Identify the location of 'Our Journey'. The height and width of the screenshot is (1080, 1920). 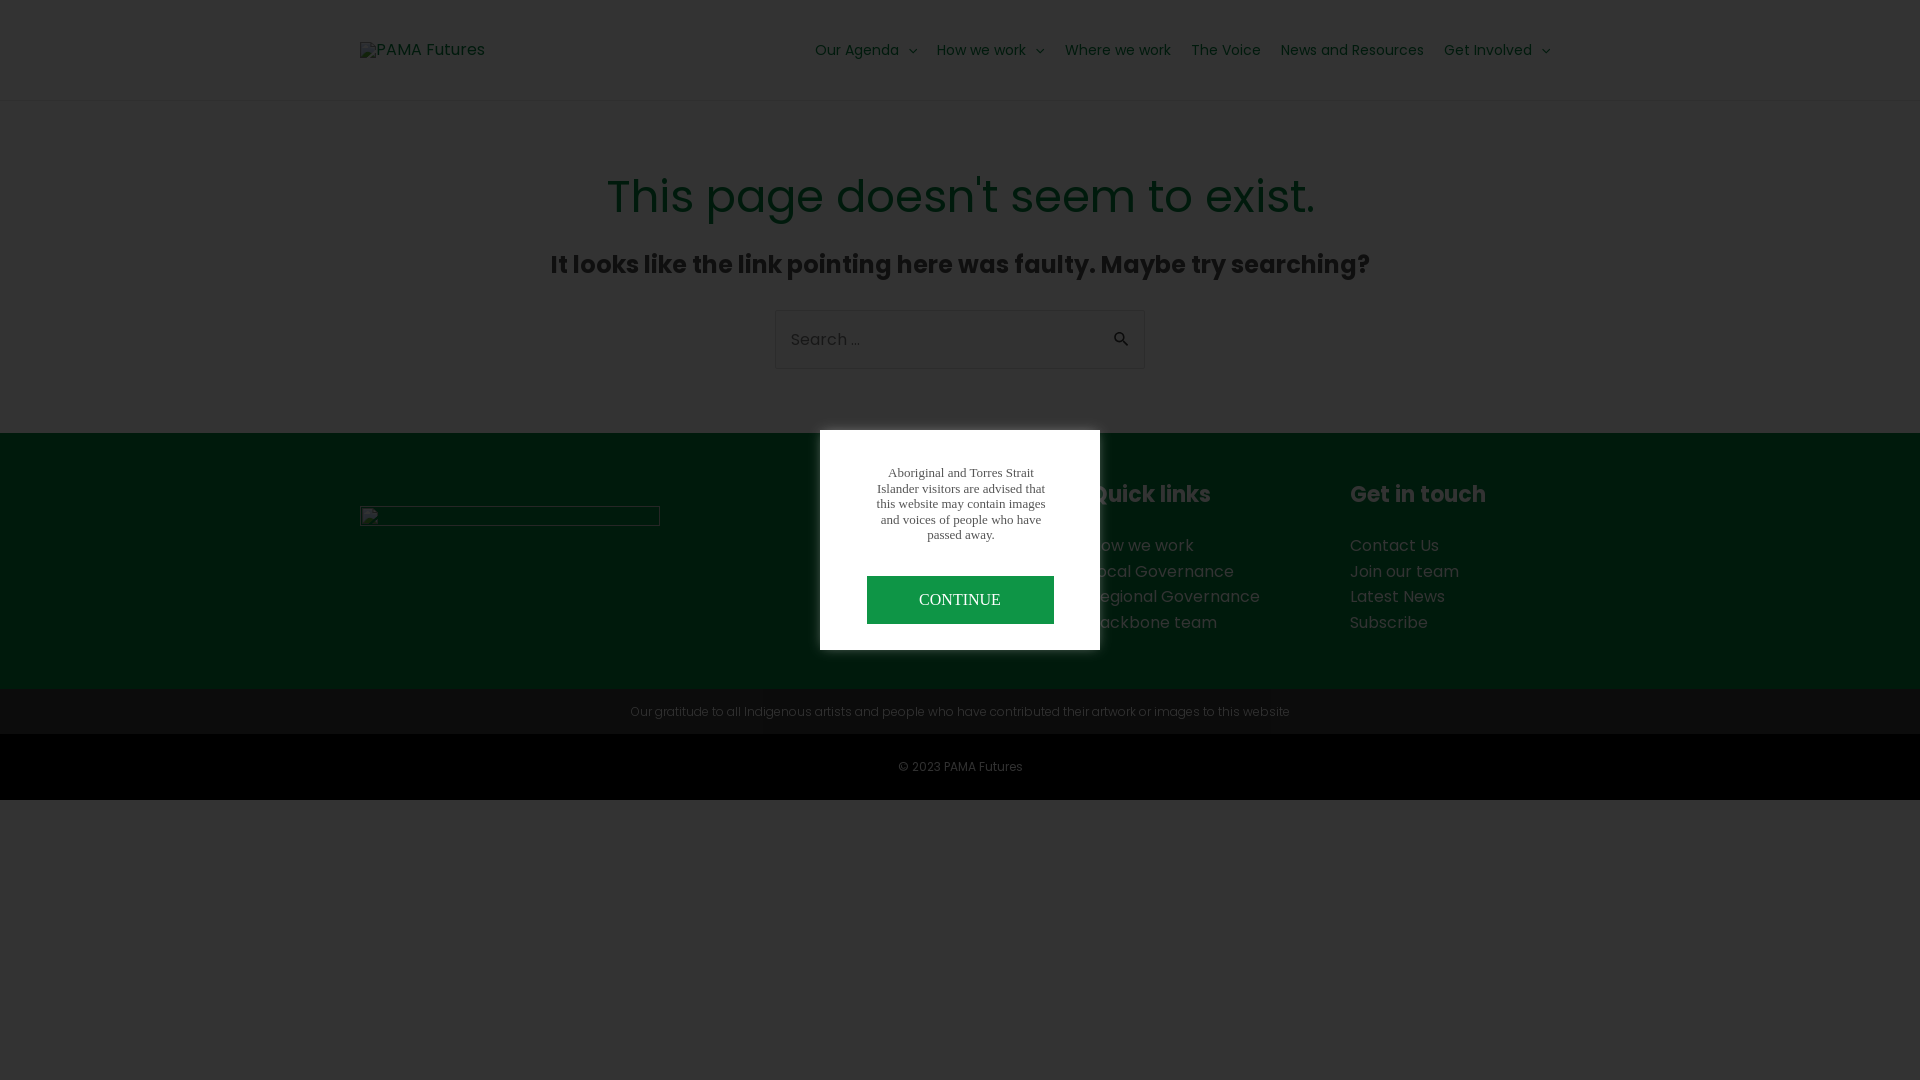
(878, 595).